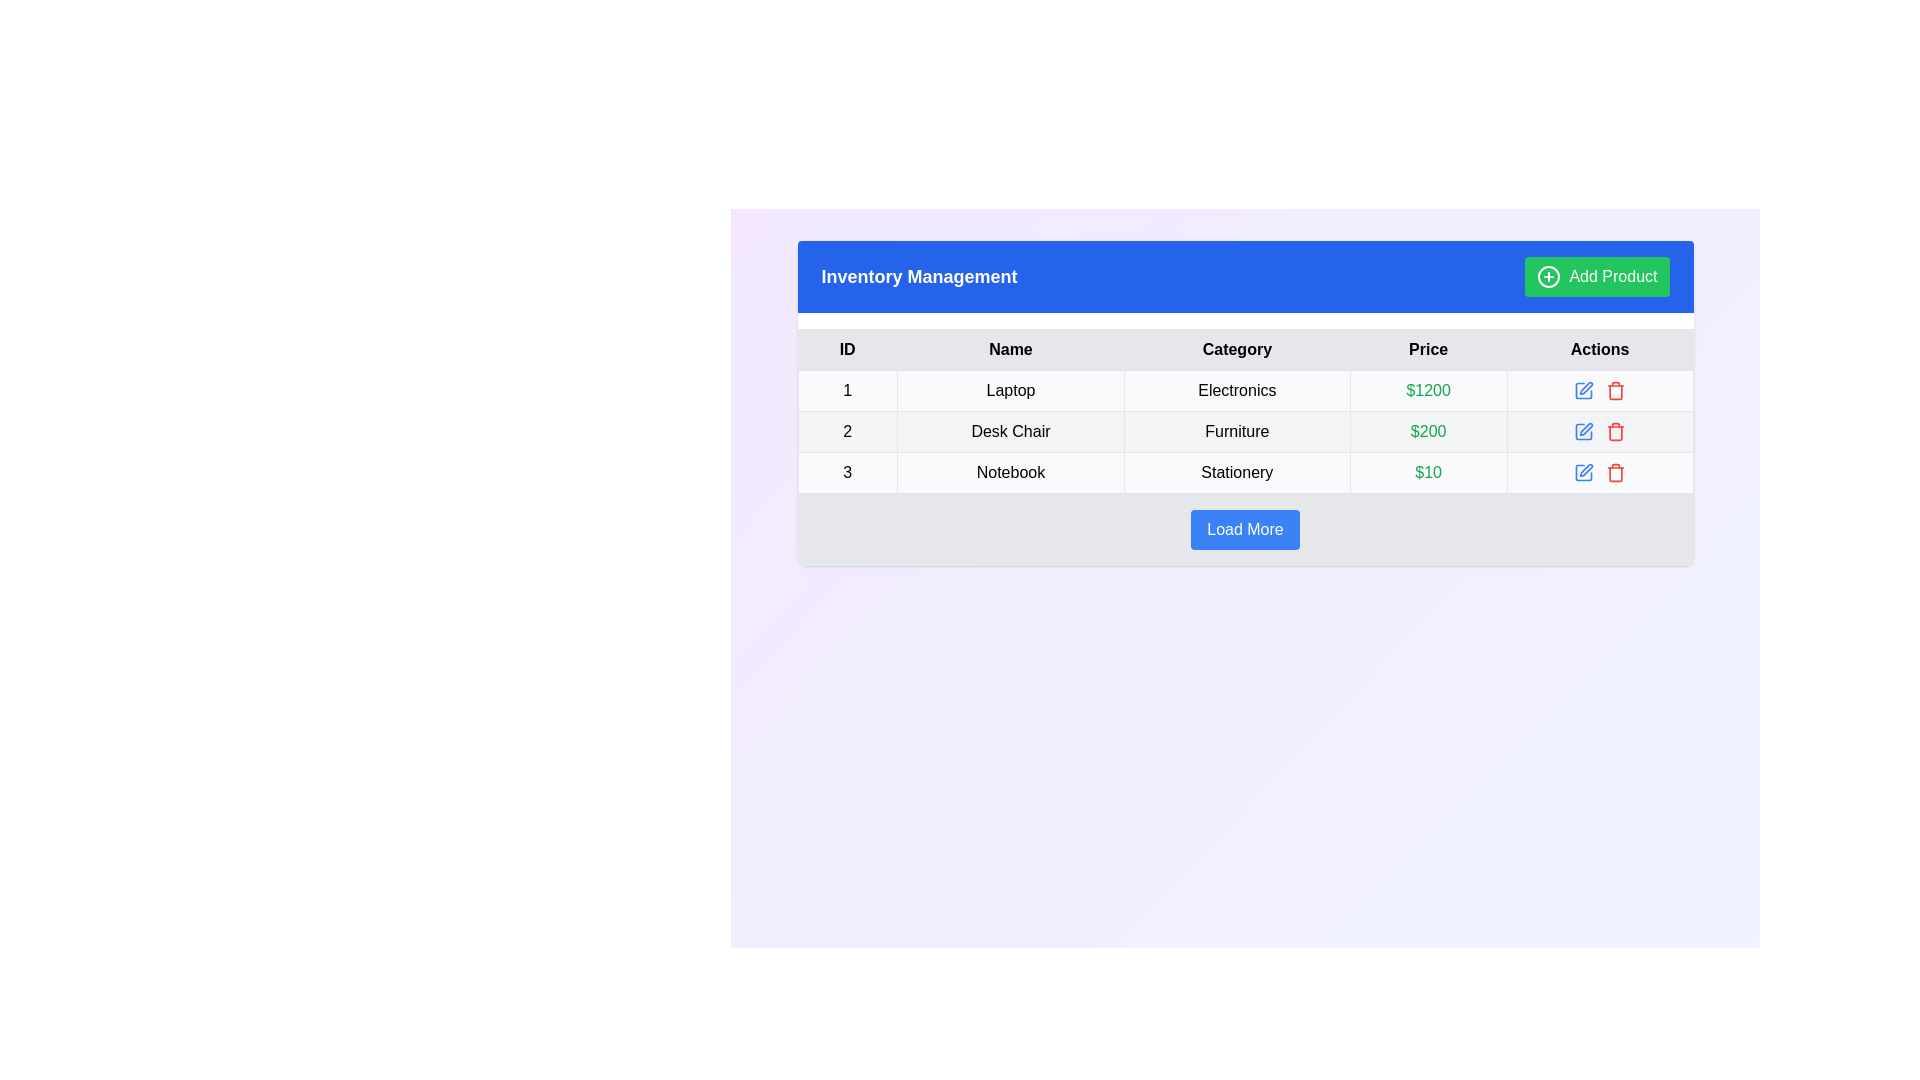 The height and width of the screenshot is (1080, 1920). What do you see at coordinates (847, 390) in the screenshot?
I see `the bold number '1' text label located in the first column of the first row of a table under the 'ID' header, which is part of a row for 'Laptop' in 'Electronics'` at bounding box center [847, 390].